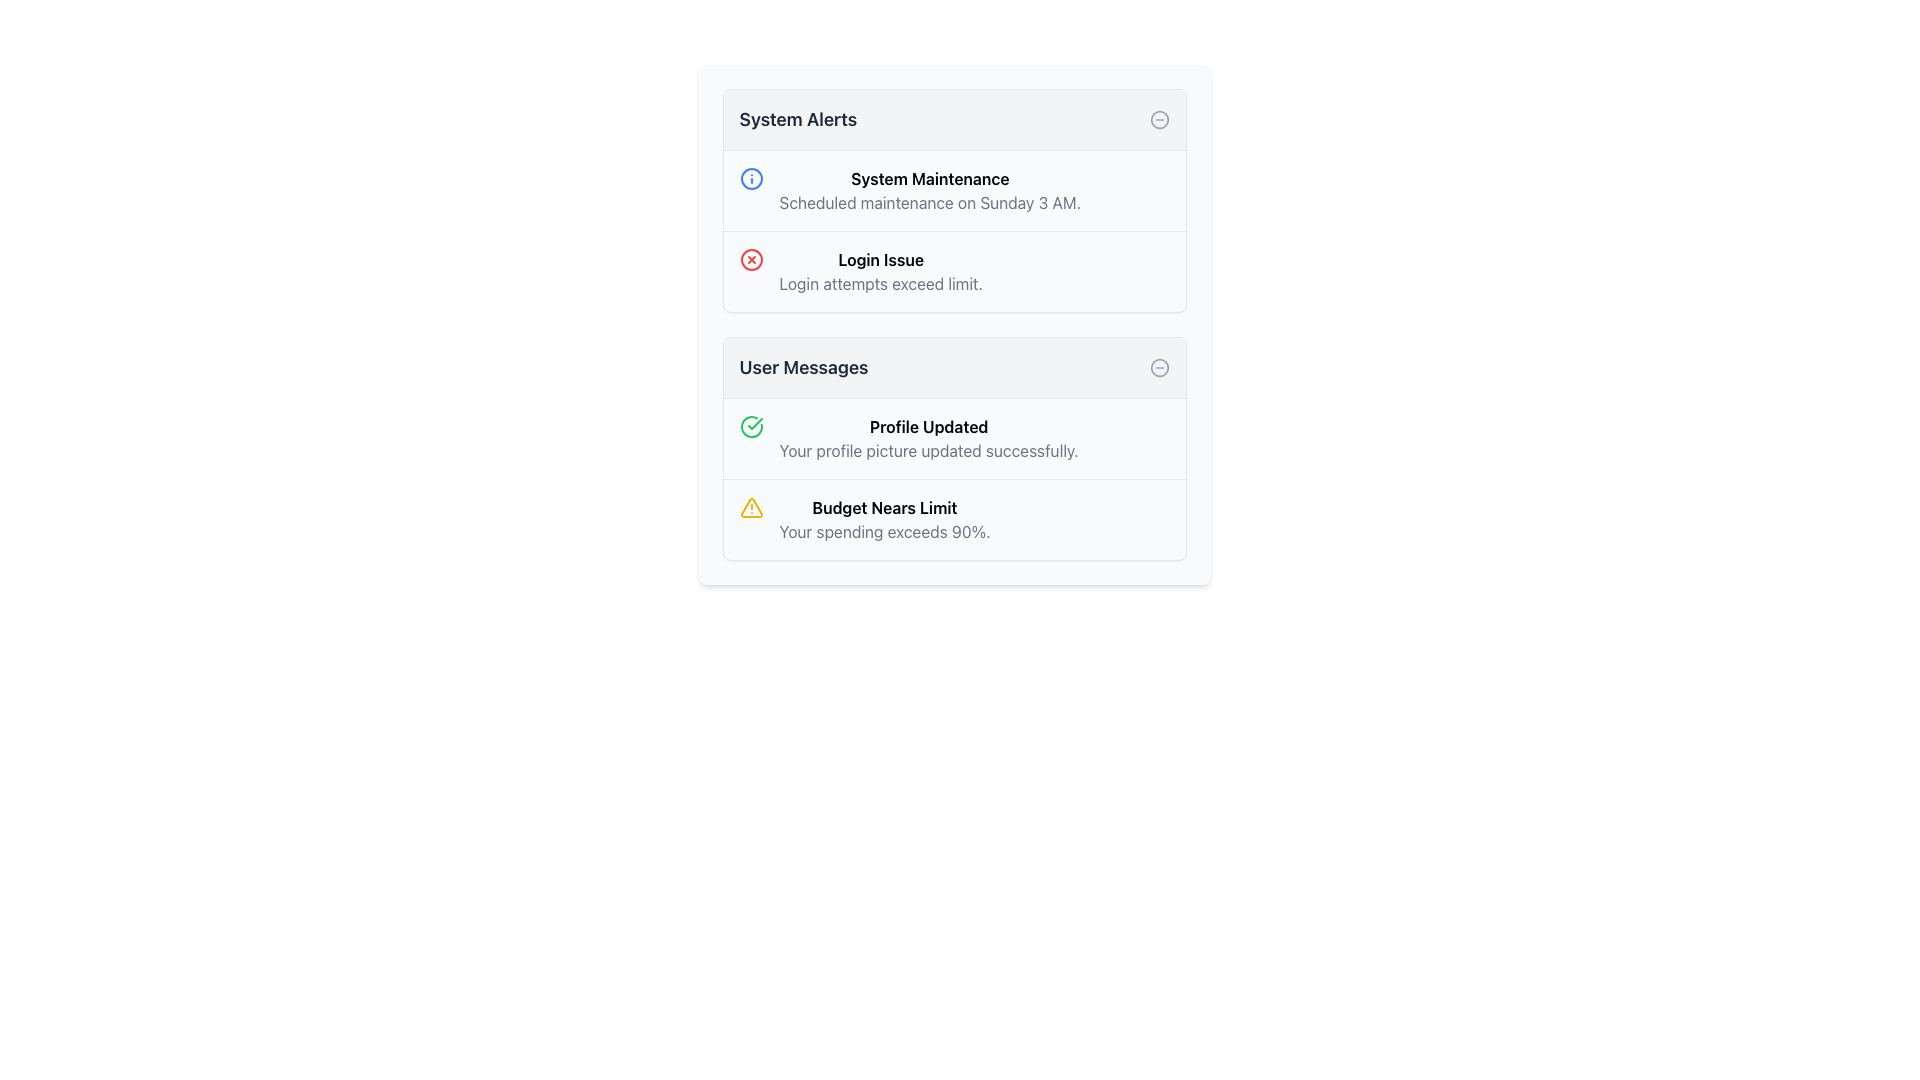  What do you see at coordinates (1159, 367) in the screenshot?
I see `the icon button located in the top-right corner of the 'User Messages' section` at bounding box center [1159, 367].